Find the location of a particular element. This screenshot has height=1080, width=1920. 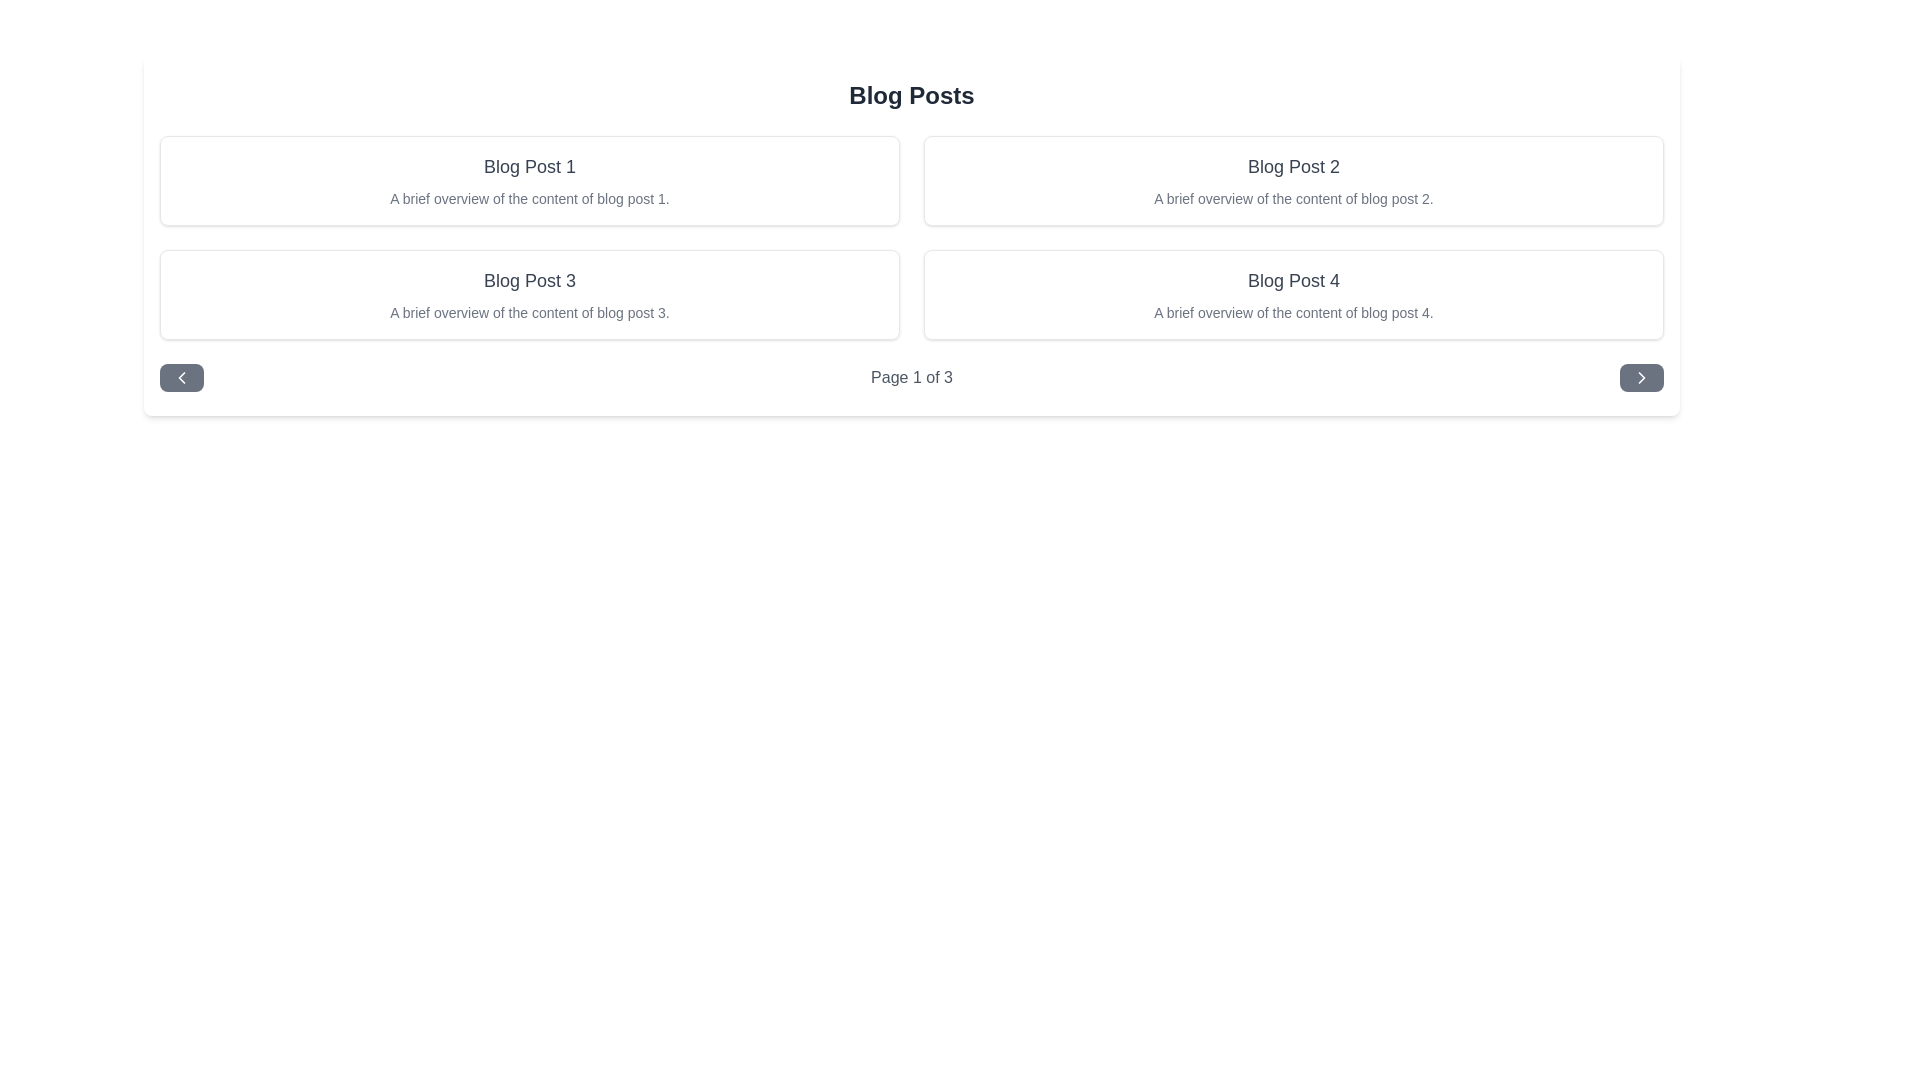

the pagination status Text Label that displays the current page number and total number of pages, located between the left and right arrow buttons at the bottom of the content layout is located at coordinates (911, 378).